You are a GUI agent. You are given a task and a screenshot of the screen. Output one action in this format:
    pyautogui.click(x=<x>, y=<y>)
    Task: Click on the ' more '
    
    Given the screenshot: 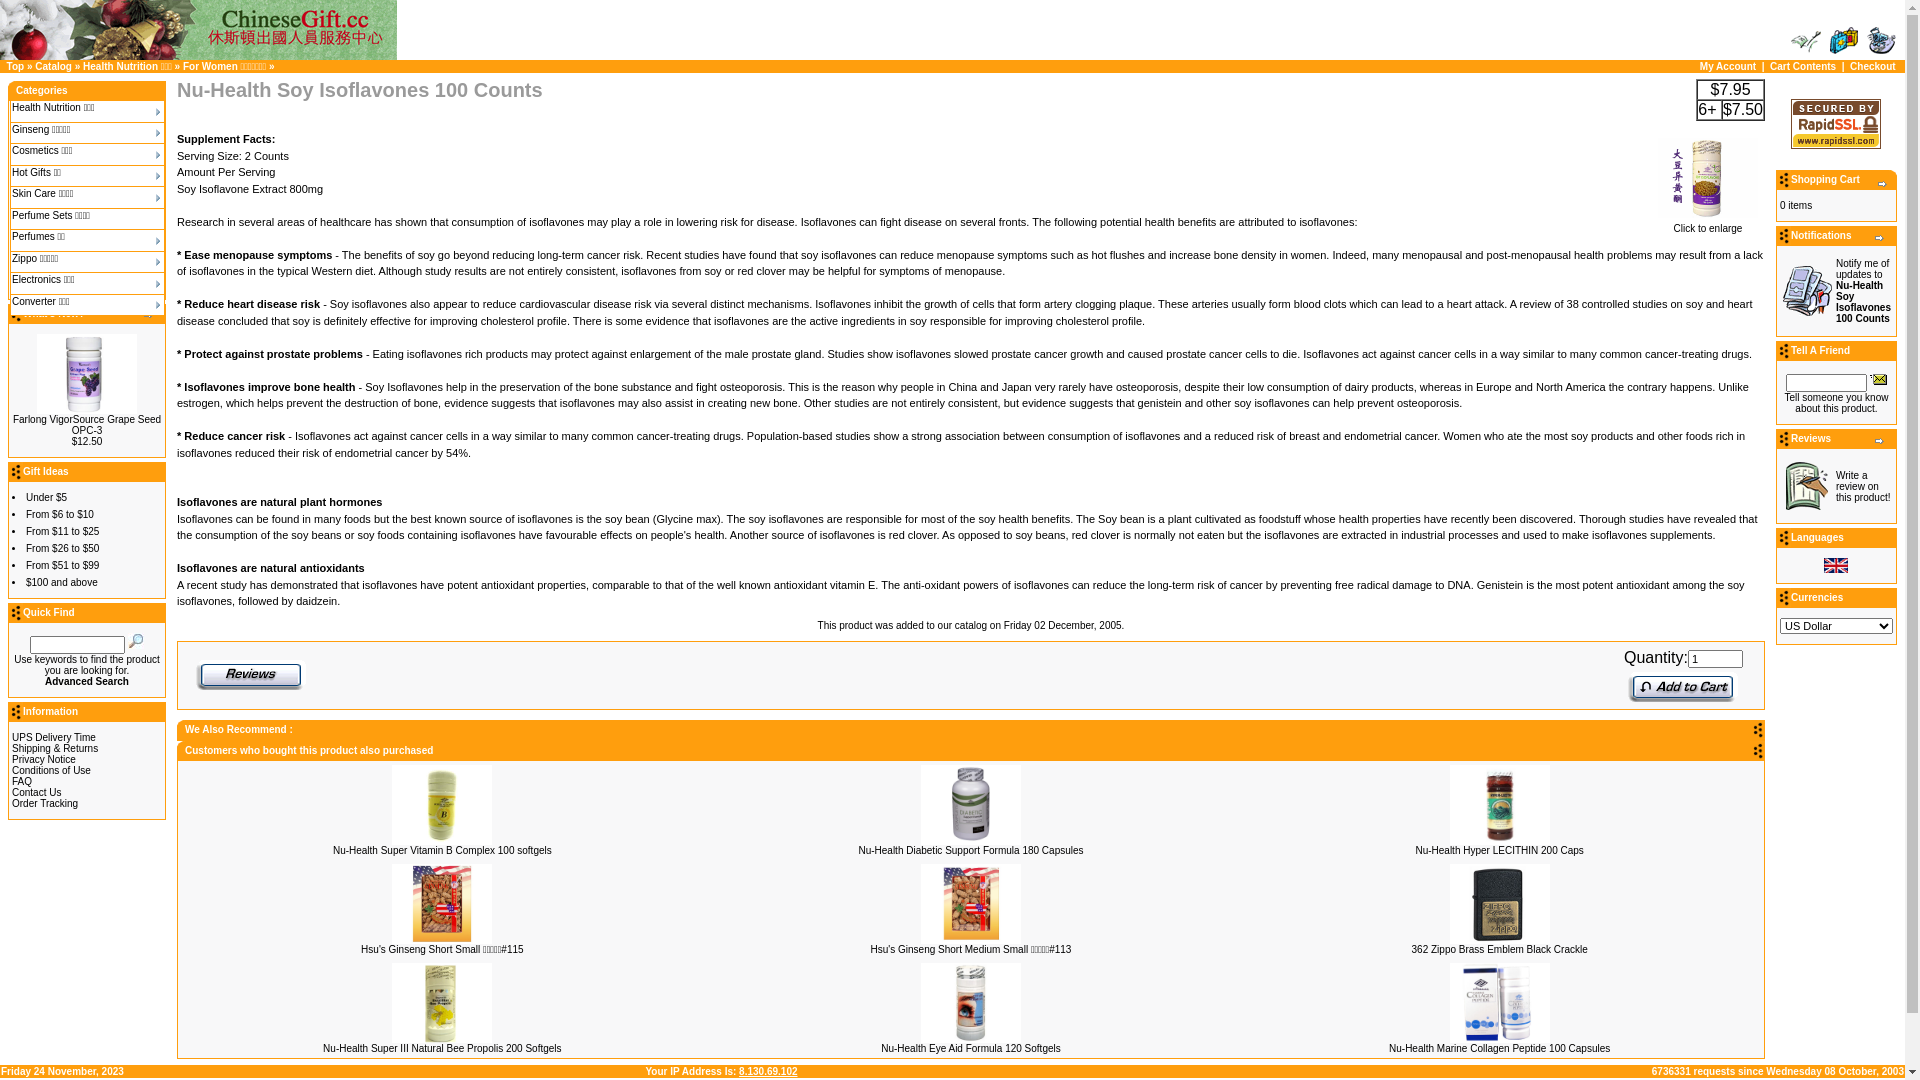 What is the action you would take?
    pyautogui.click(x=1881, y=184)
    